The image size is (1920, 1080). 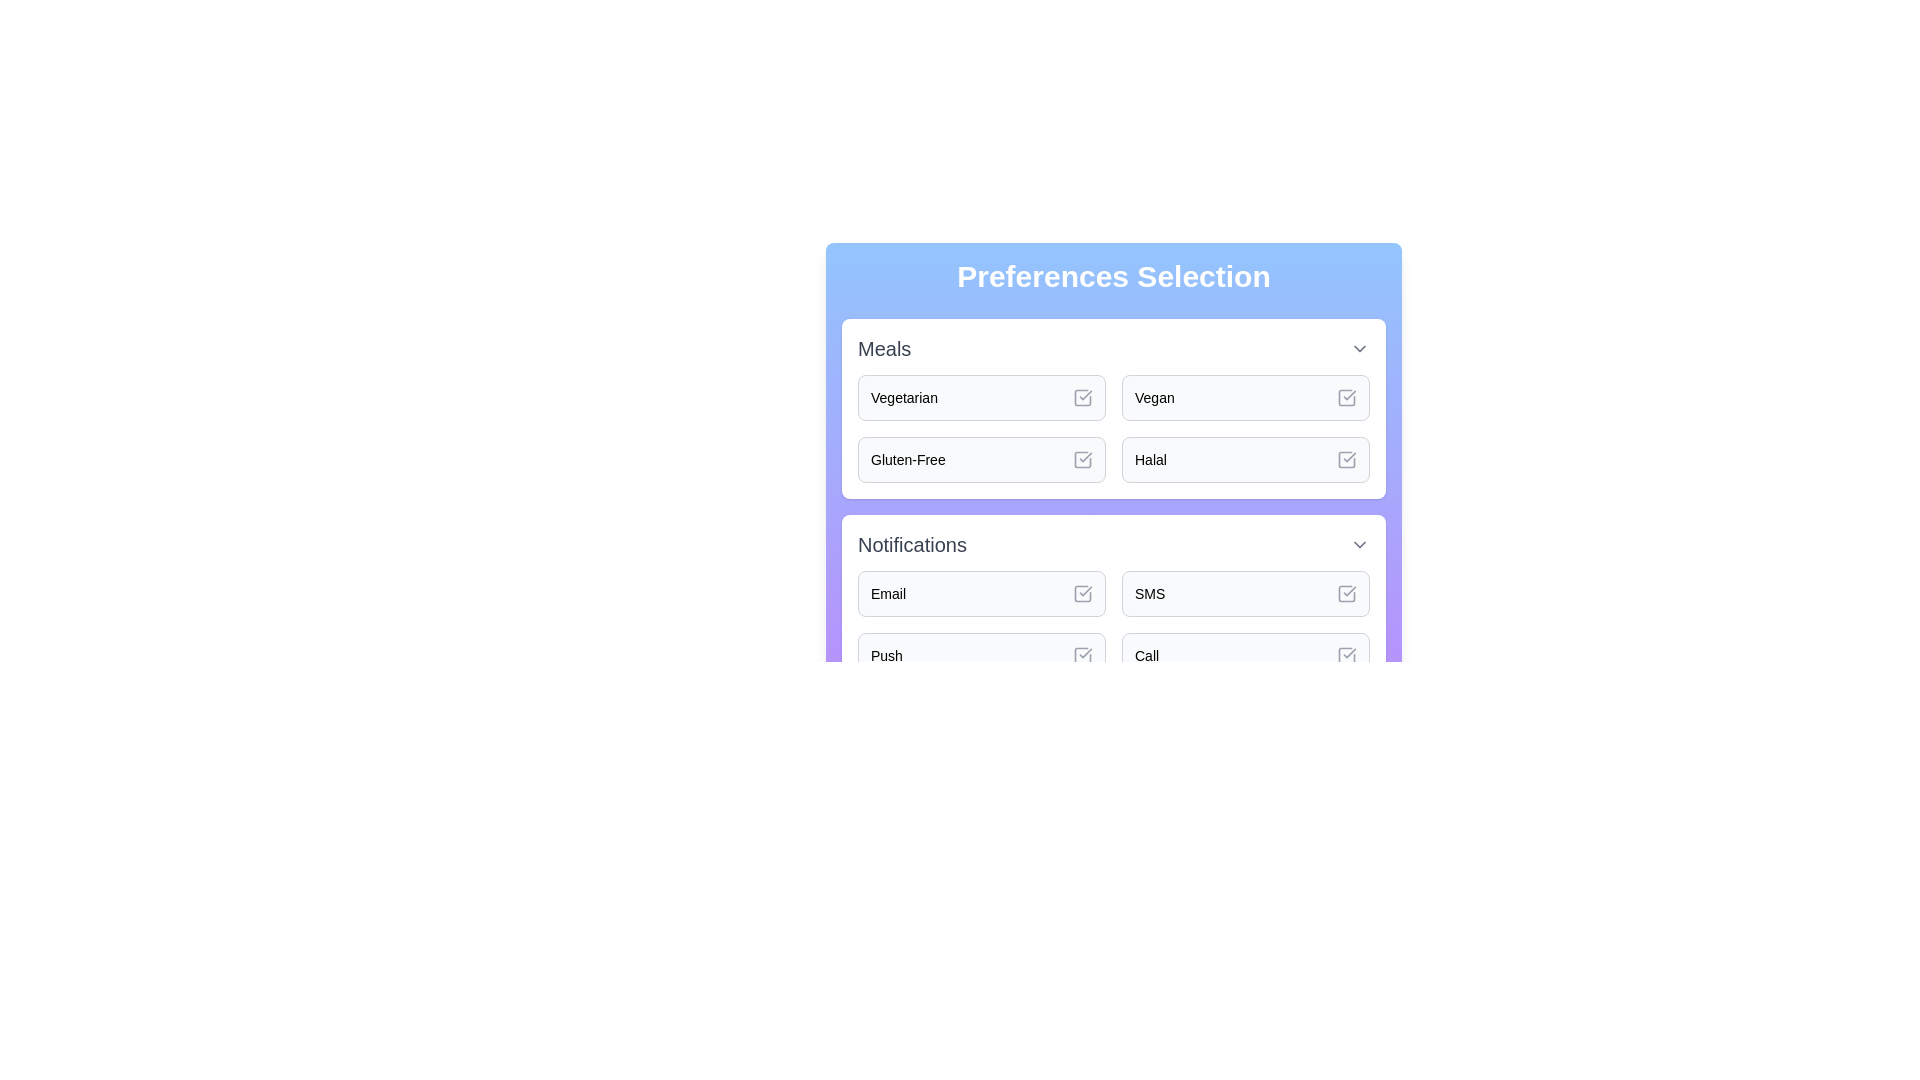 What do you see at coordinates (1082, 655) in the screenshot?
I see `the checkbox indicating the status of the 'Push' notification option within the 'Notifications' preferences section` at bounding box center [1082, 655].